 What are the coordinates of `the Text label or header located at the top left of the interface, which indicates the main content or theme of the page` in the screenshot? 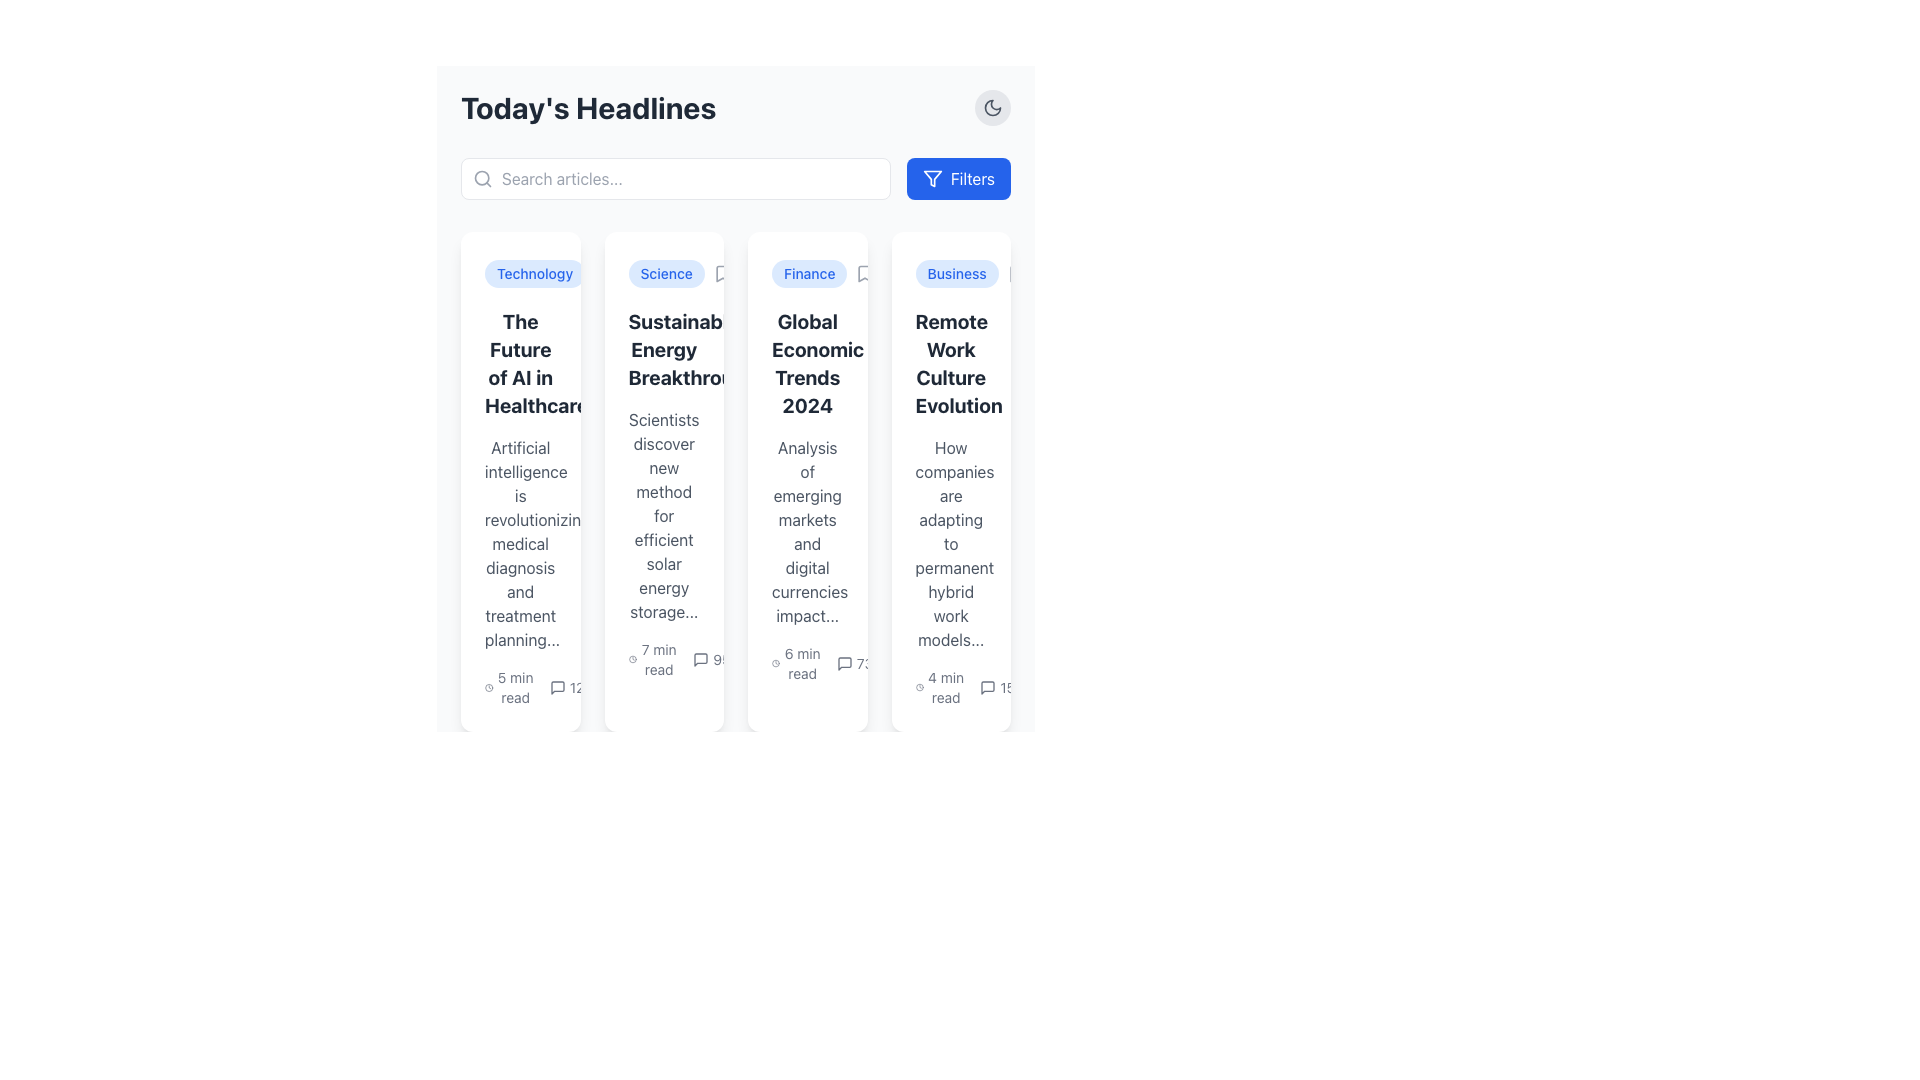 It's located at (587, 108).